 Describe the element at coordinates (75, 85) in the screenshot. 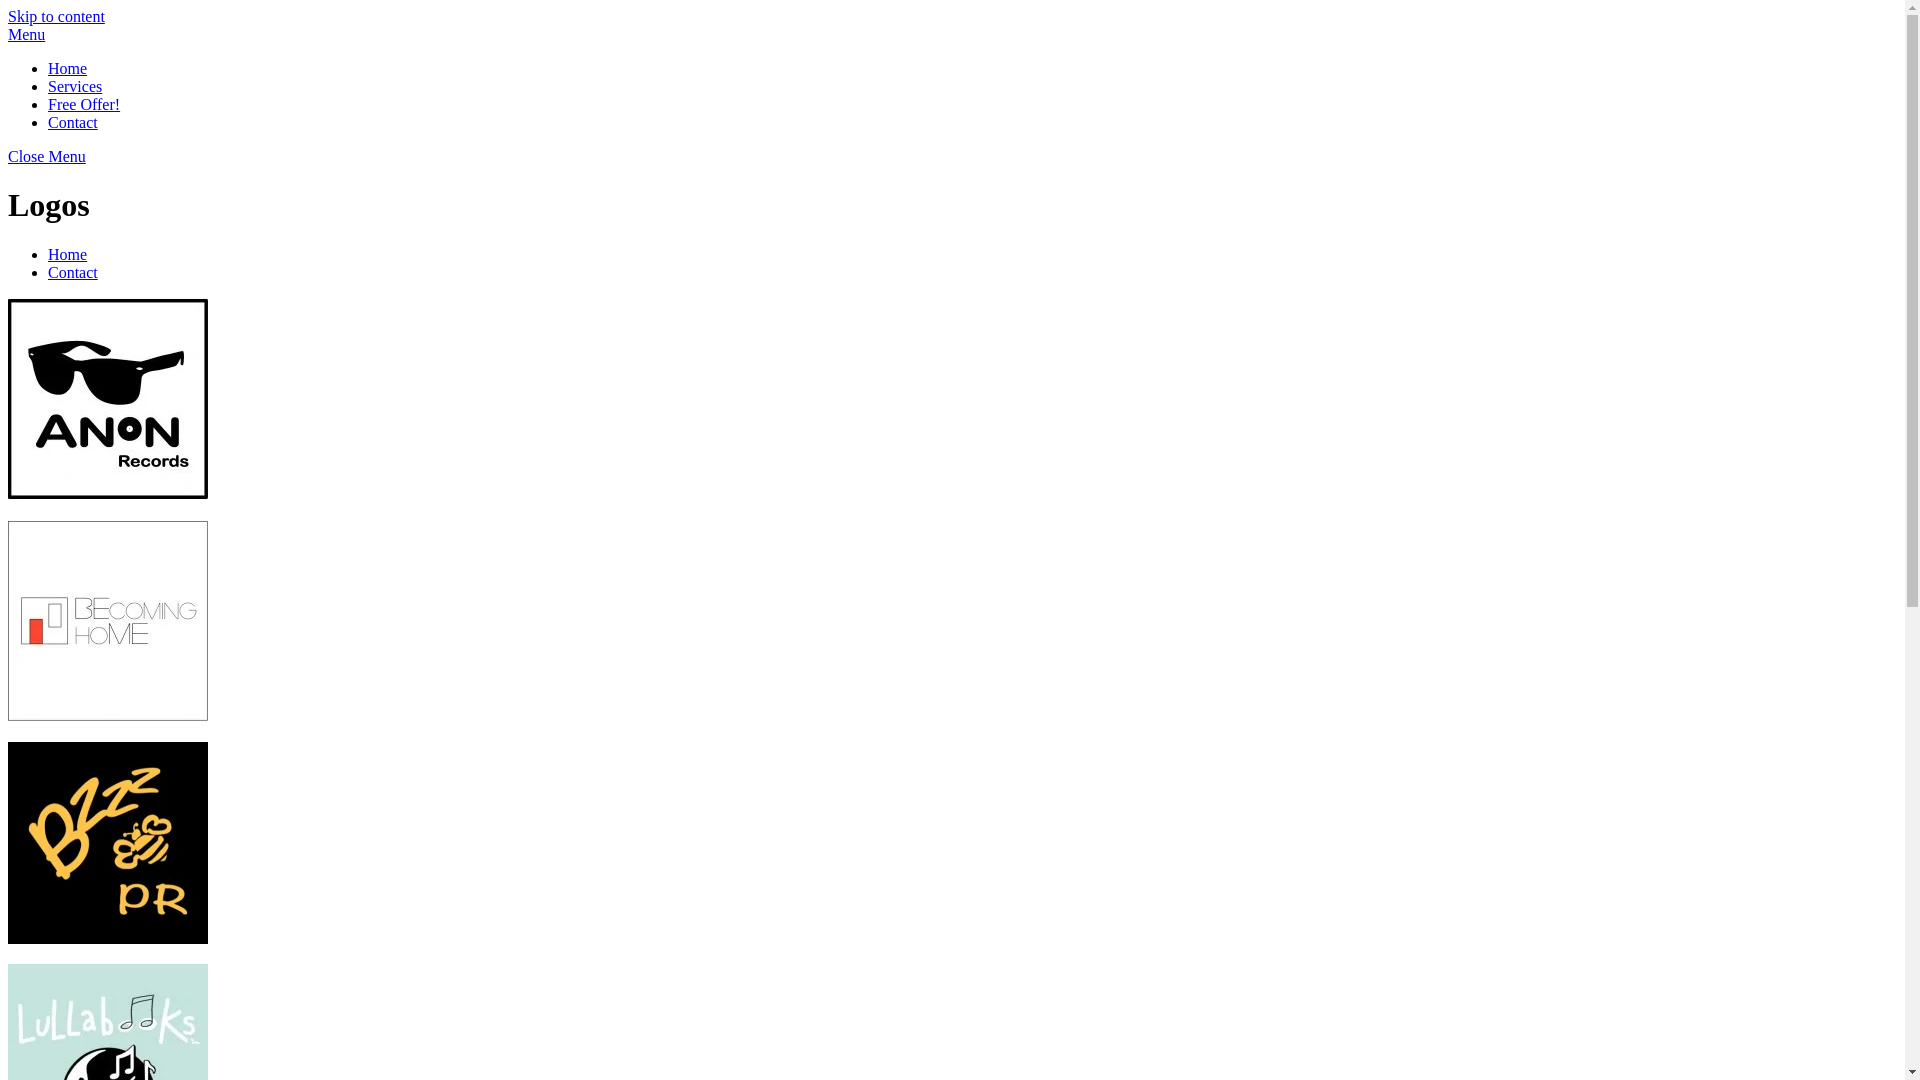

I see `'Services'` at that location.